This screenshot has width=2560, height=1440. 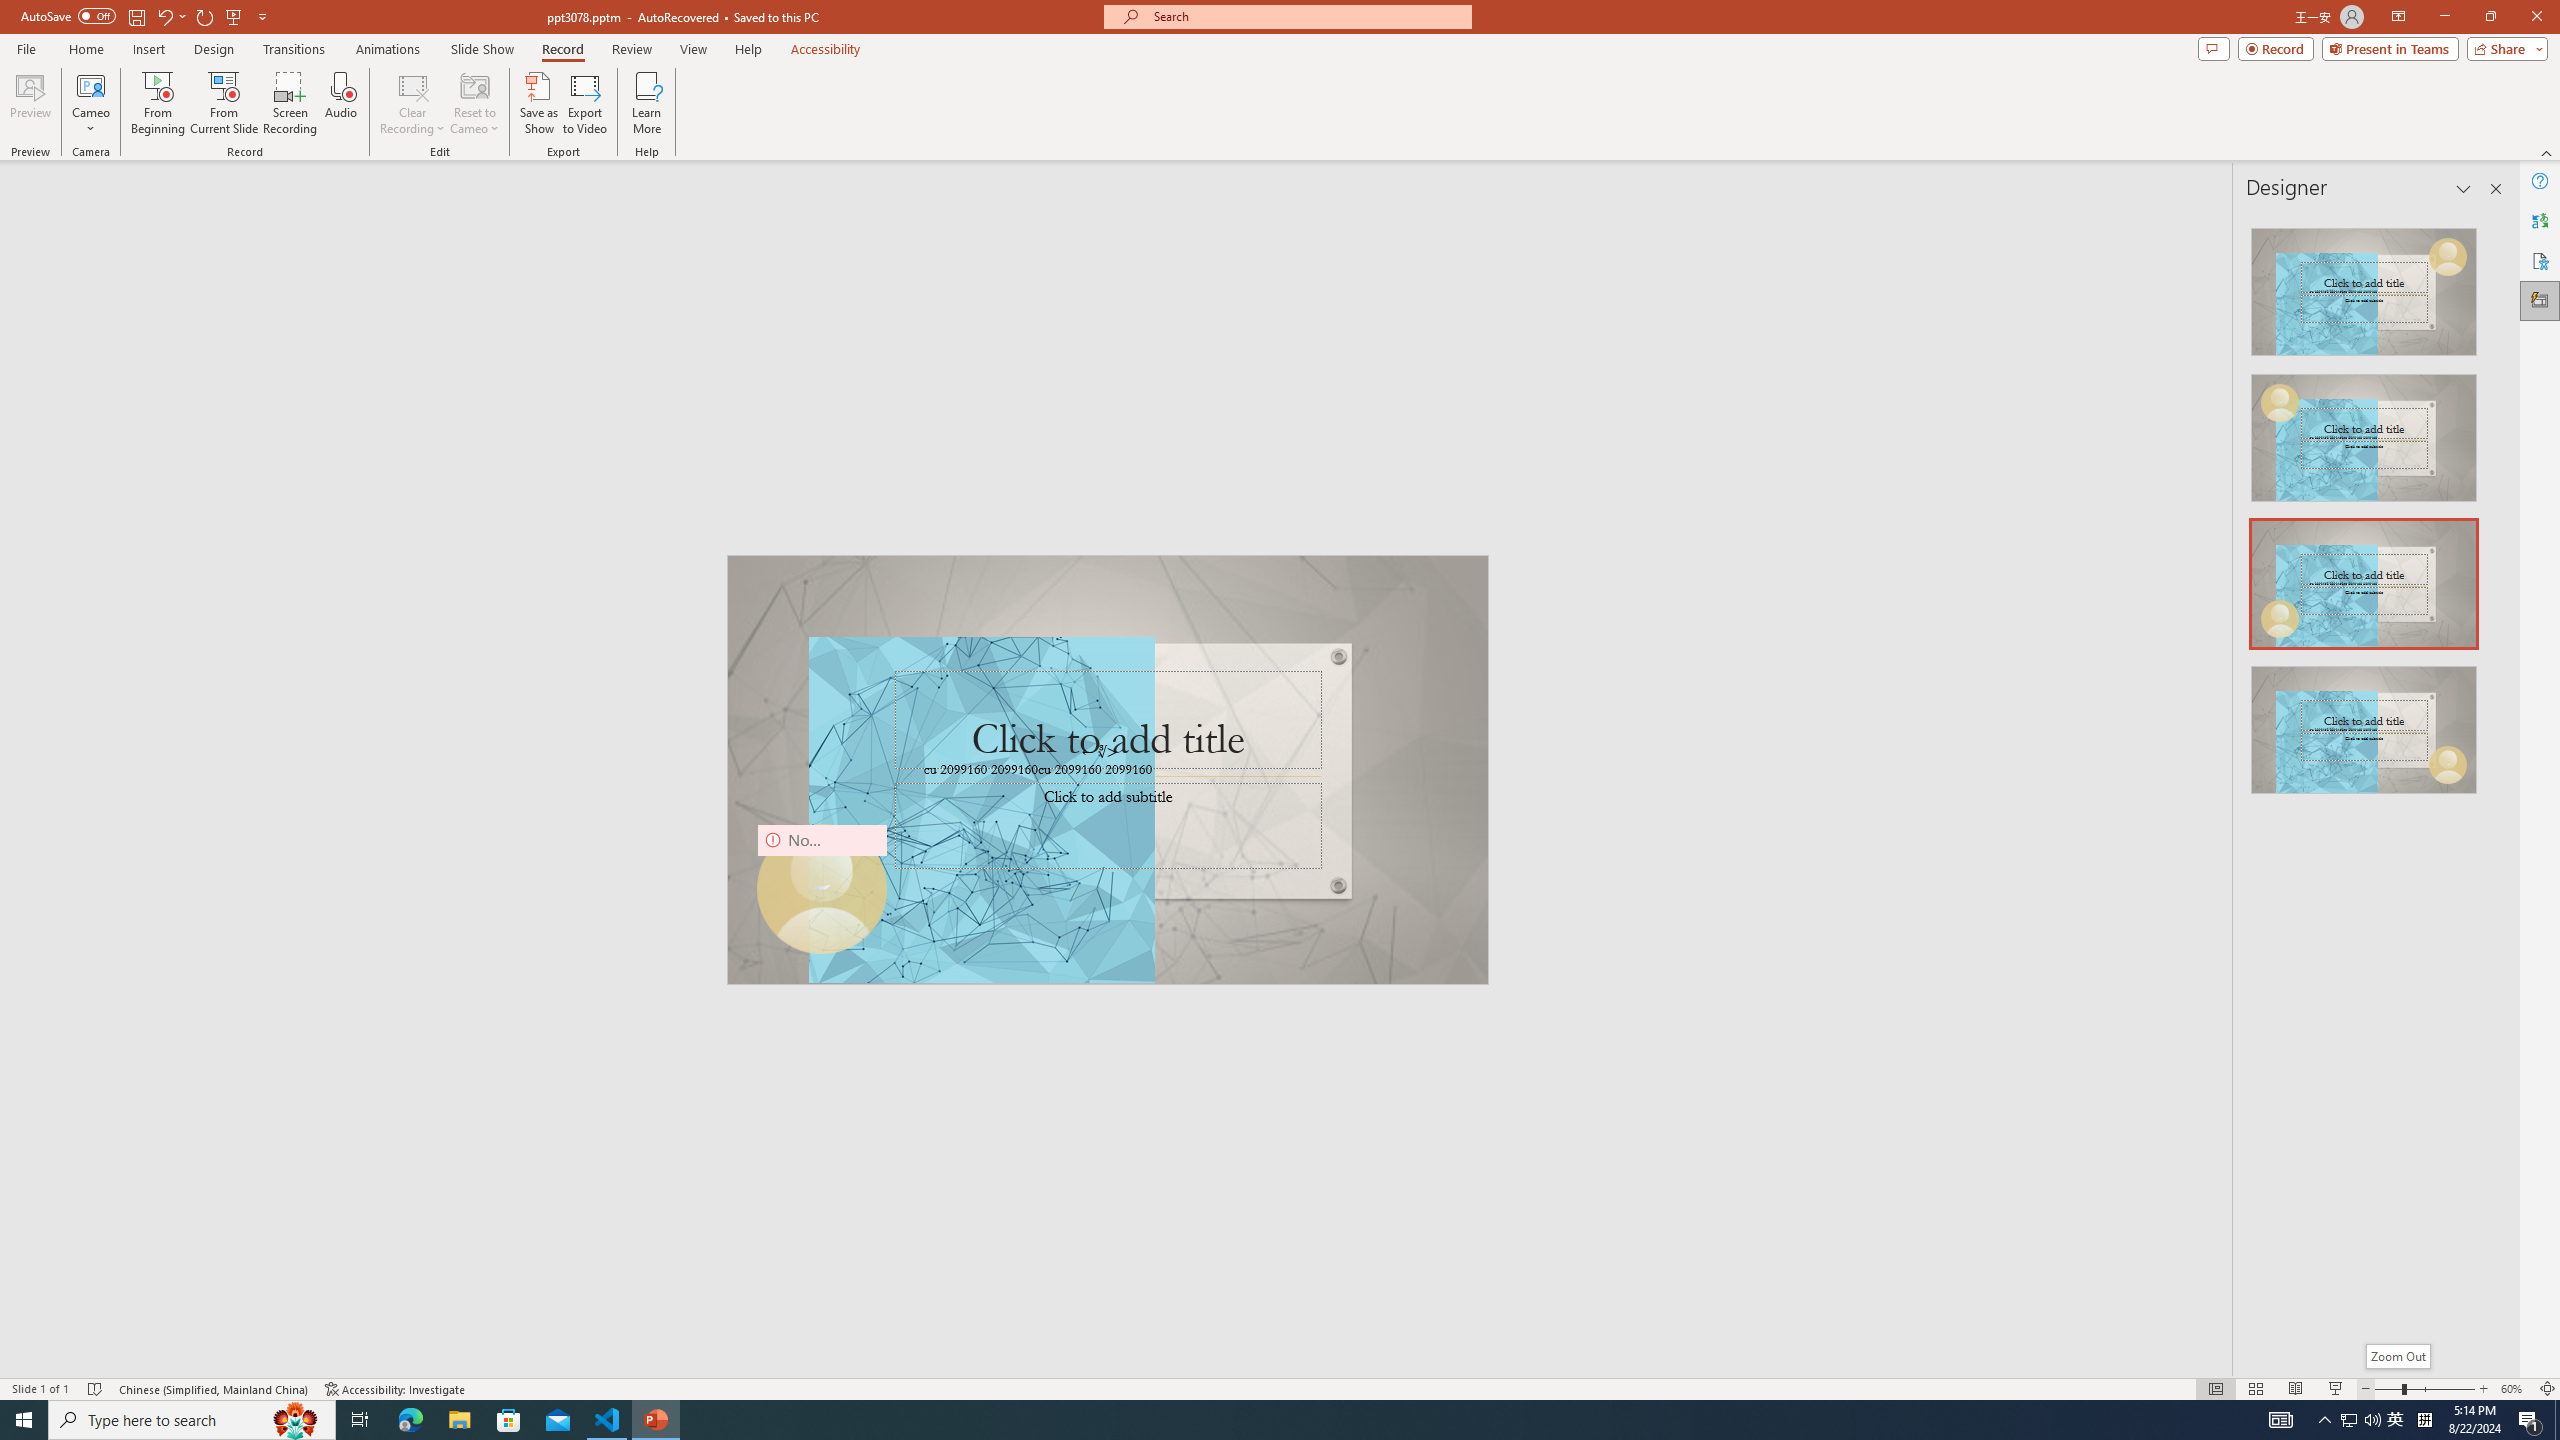 What do you see at coordinates (289, 103) in the screenshot?
I see `'Screen Recording'` at bounding box center [289, 103].